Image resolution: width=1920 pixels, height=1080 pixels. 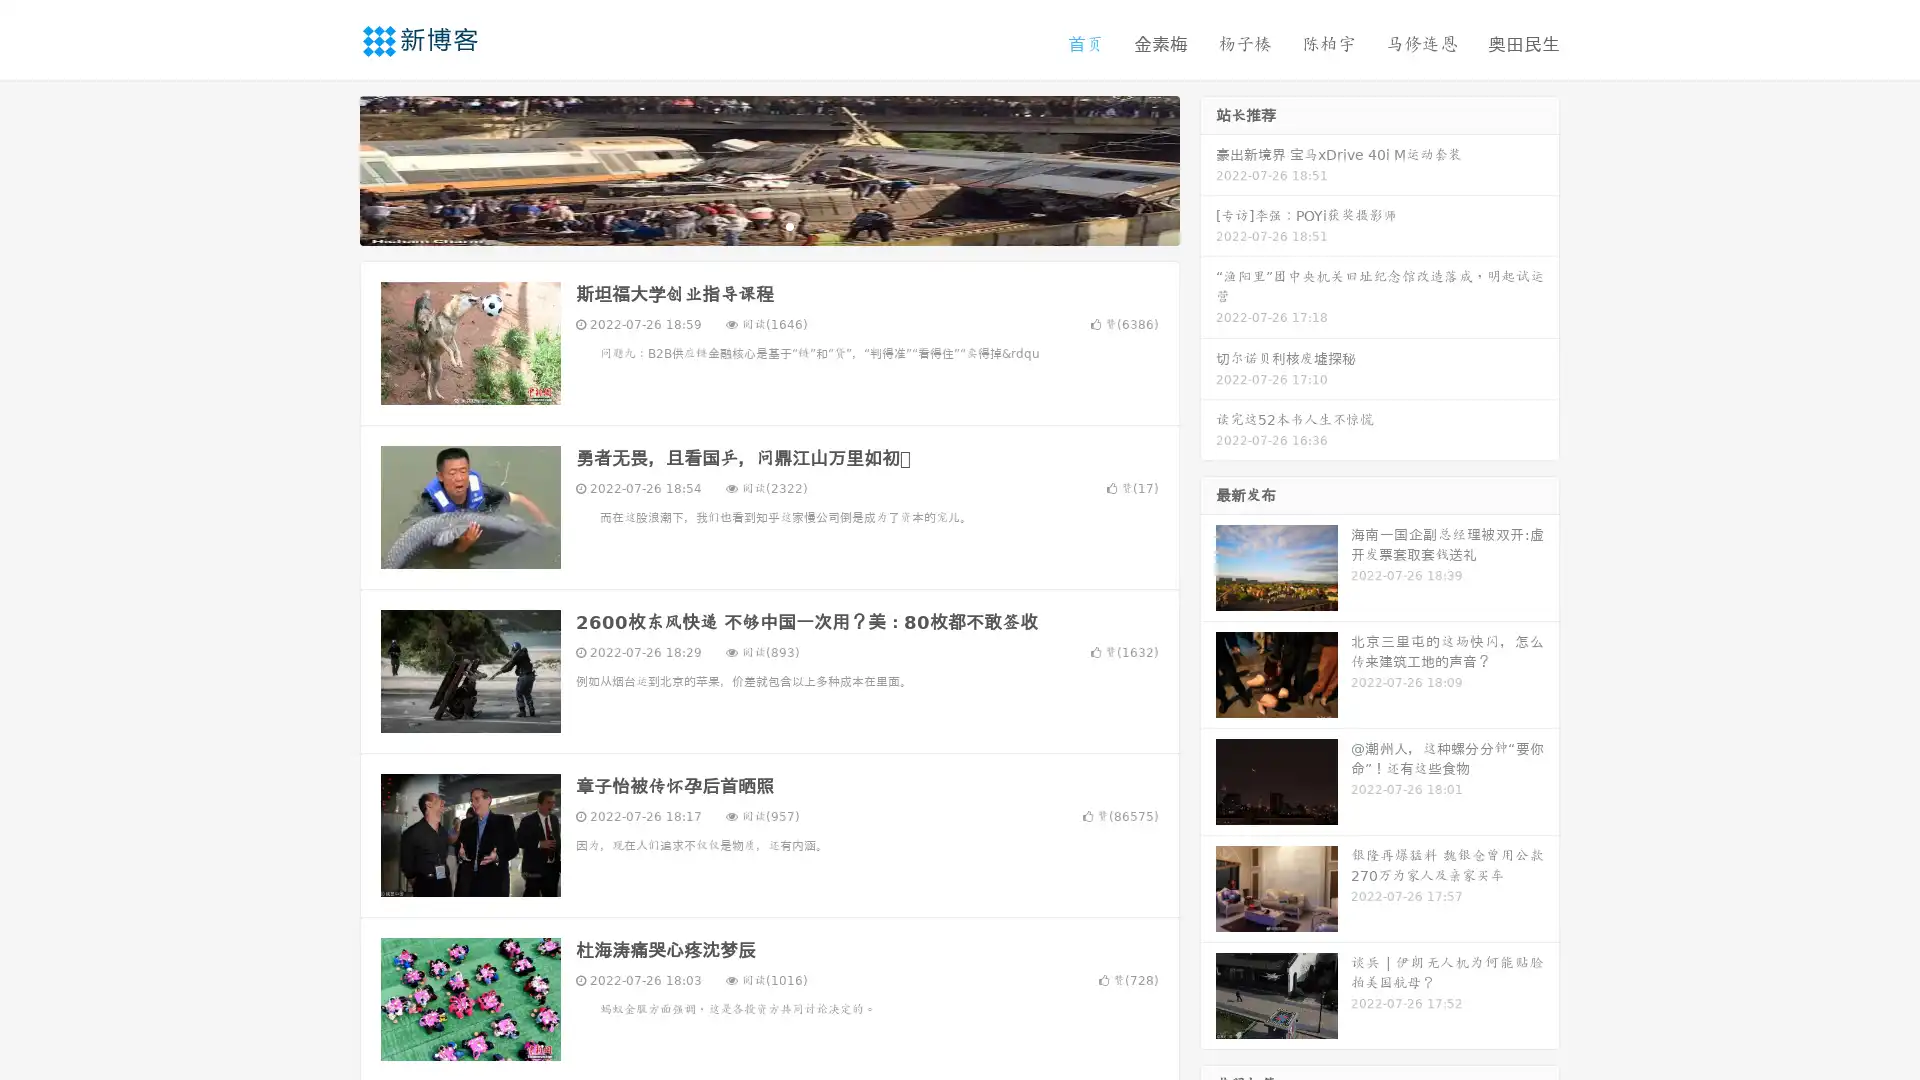 I want to click on Go to slide 2, so click(x=768, y=225).